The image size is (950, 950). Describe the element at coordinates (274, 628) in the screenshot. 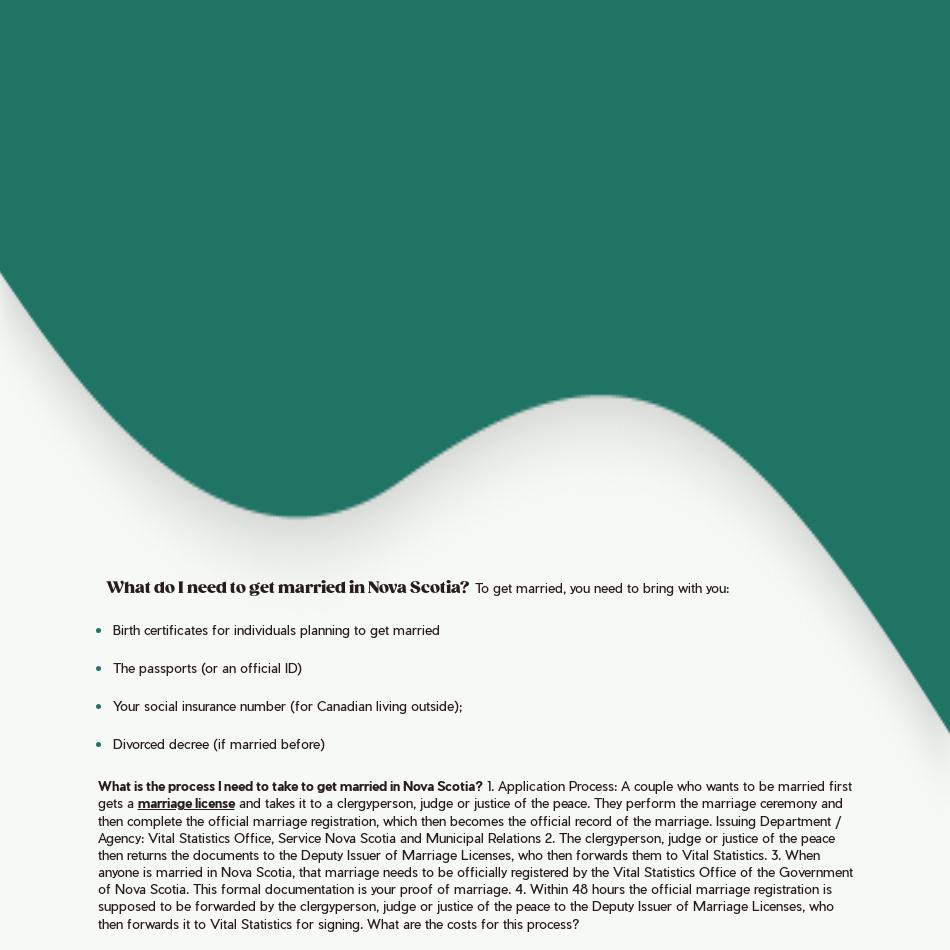

I see `'Birth certificates for individuals planning to get married'` at that location.